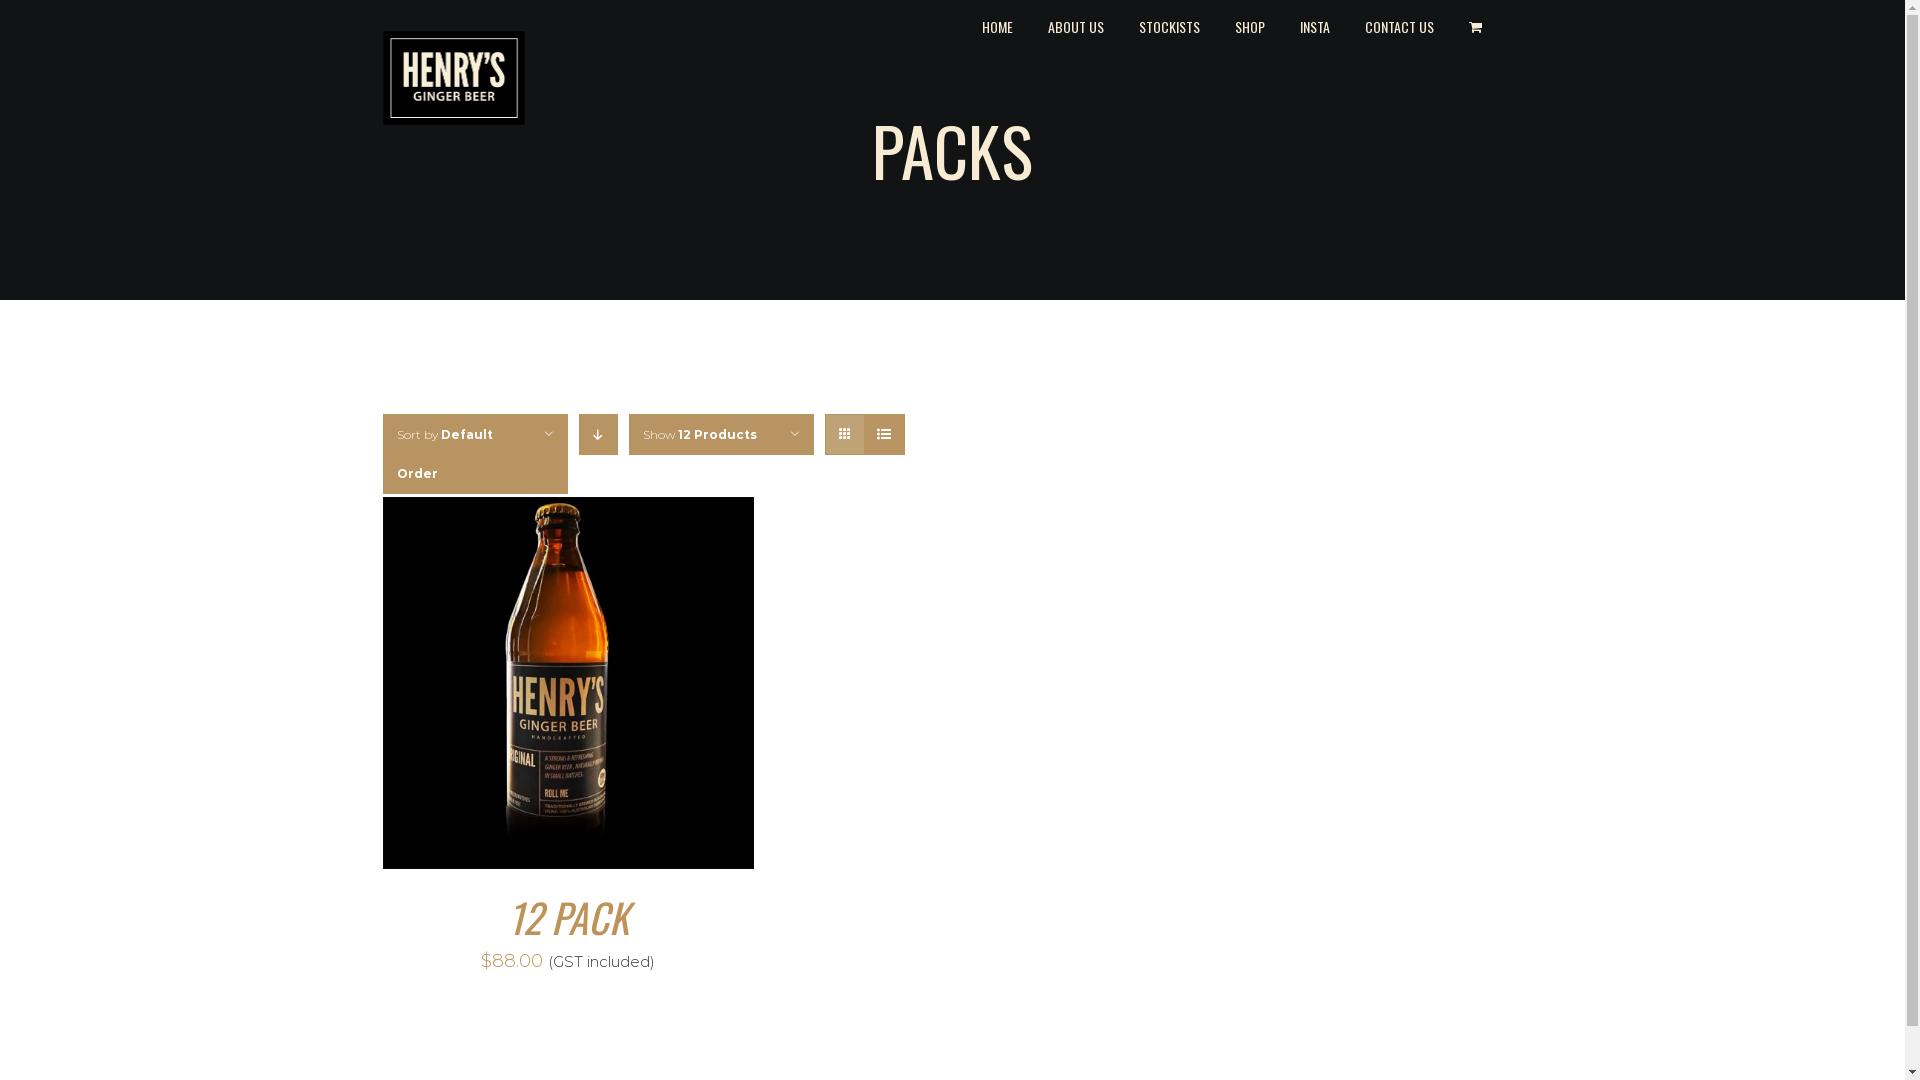 The width and height of the screenshot is (1920, 1080). What do you see at coordinates (442, 454) in the screenshot?
I see `'Sort by Default Order'` at bounding box center [442, 454].